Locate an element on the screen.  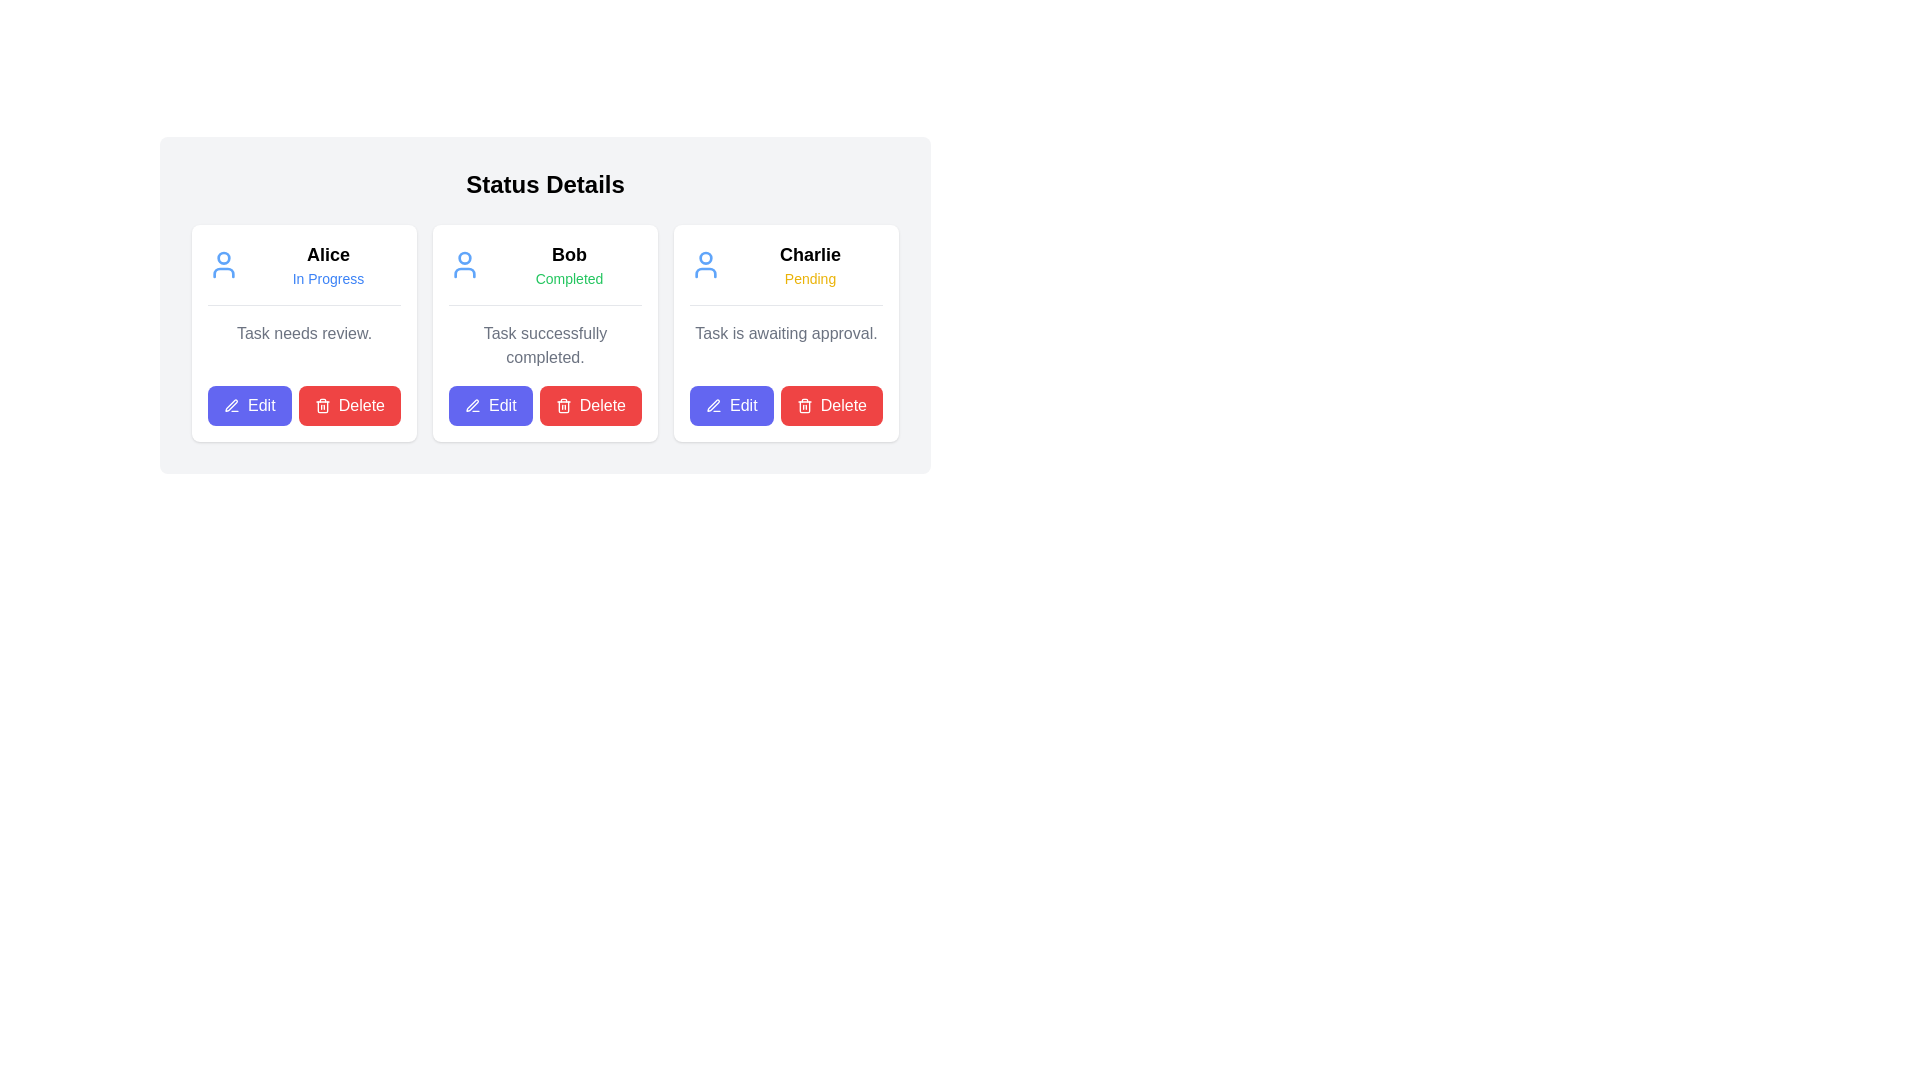
the 'Edit' and 'Delete' buttons in the Action button group below Bob's profile card is located at coordinates (545, 405).